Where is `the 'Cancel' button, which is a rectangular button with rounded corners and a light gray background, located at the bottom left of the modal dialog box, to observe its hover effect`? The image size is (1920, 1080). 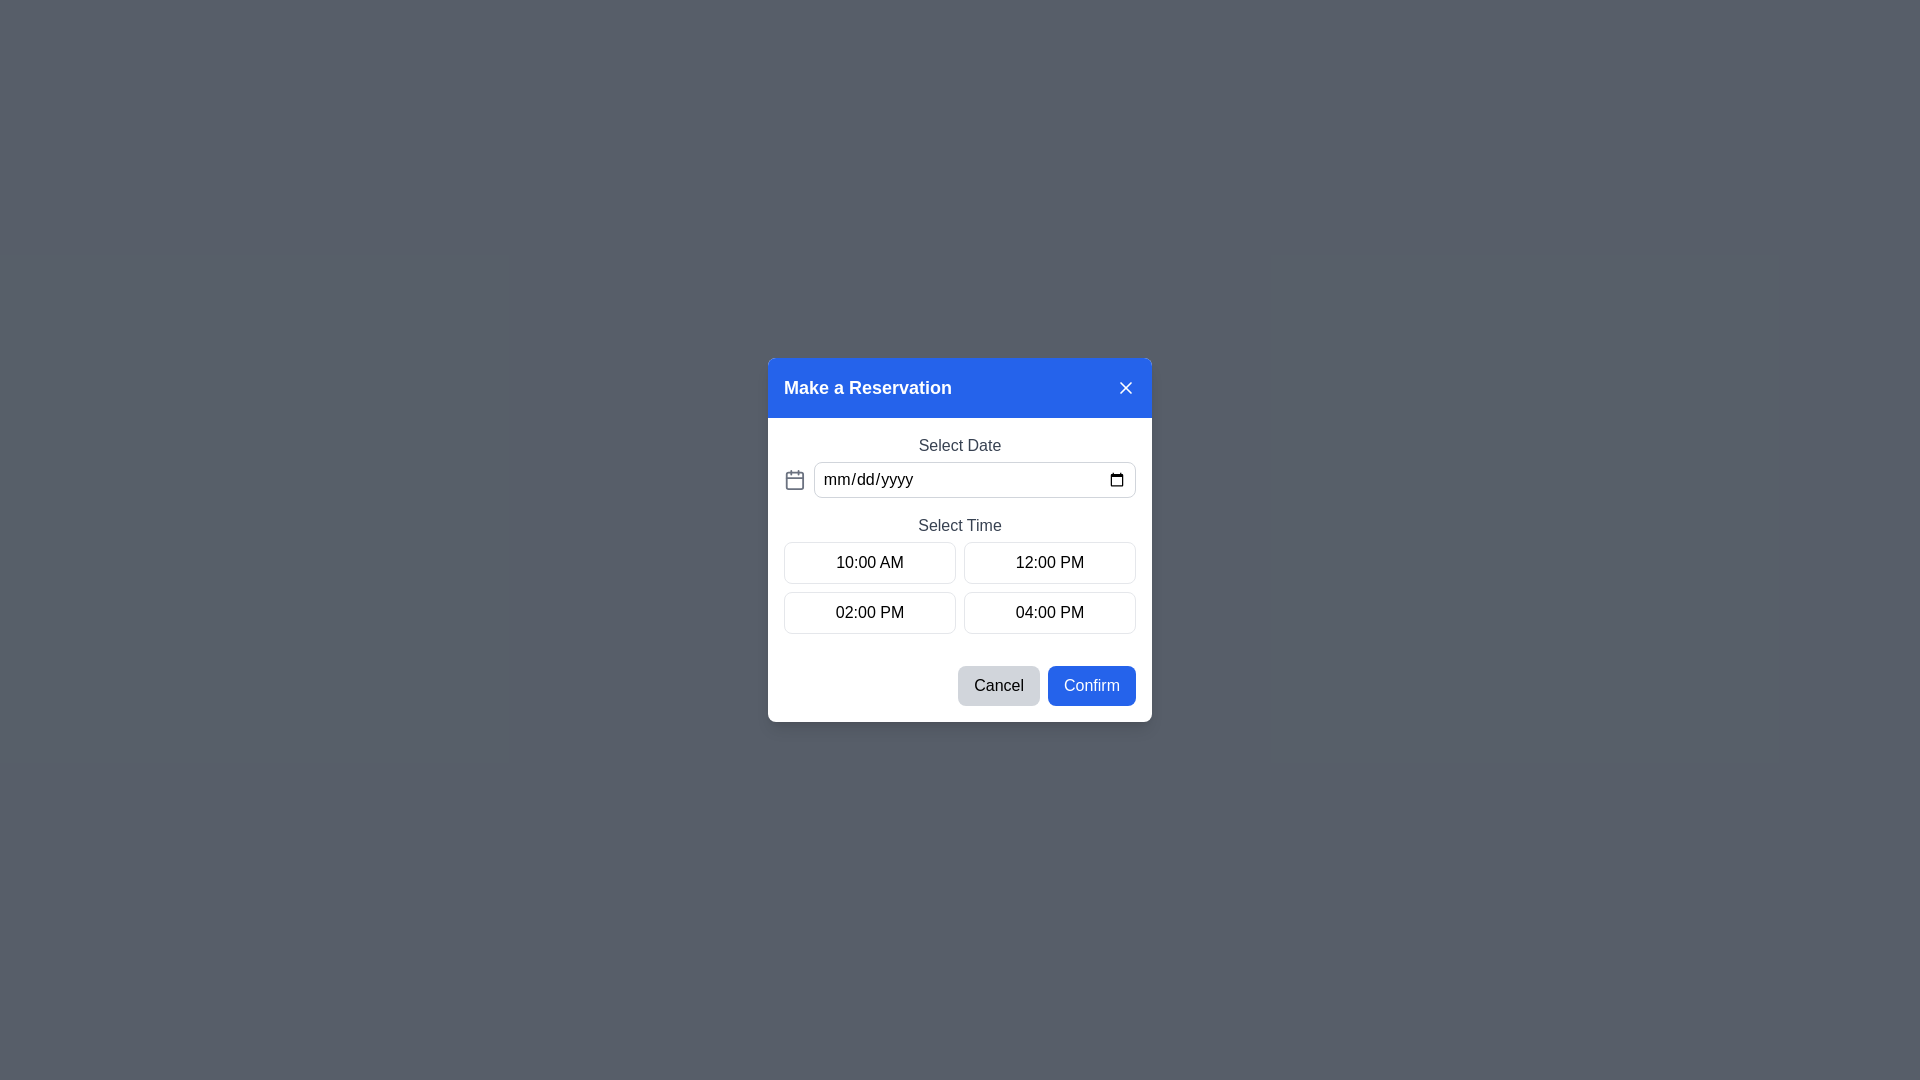 the 'Cancel' button, which is a rectangular button with rounded corners and a light gray background, located at the bottom left of the modal dialog box, to observe its hover effect is located at coordinates (999, 685).